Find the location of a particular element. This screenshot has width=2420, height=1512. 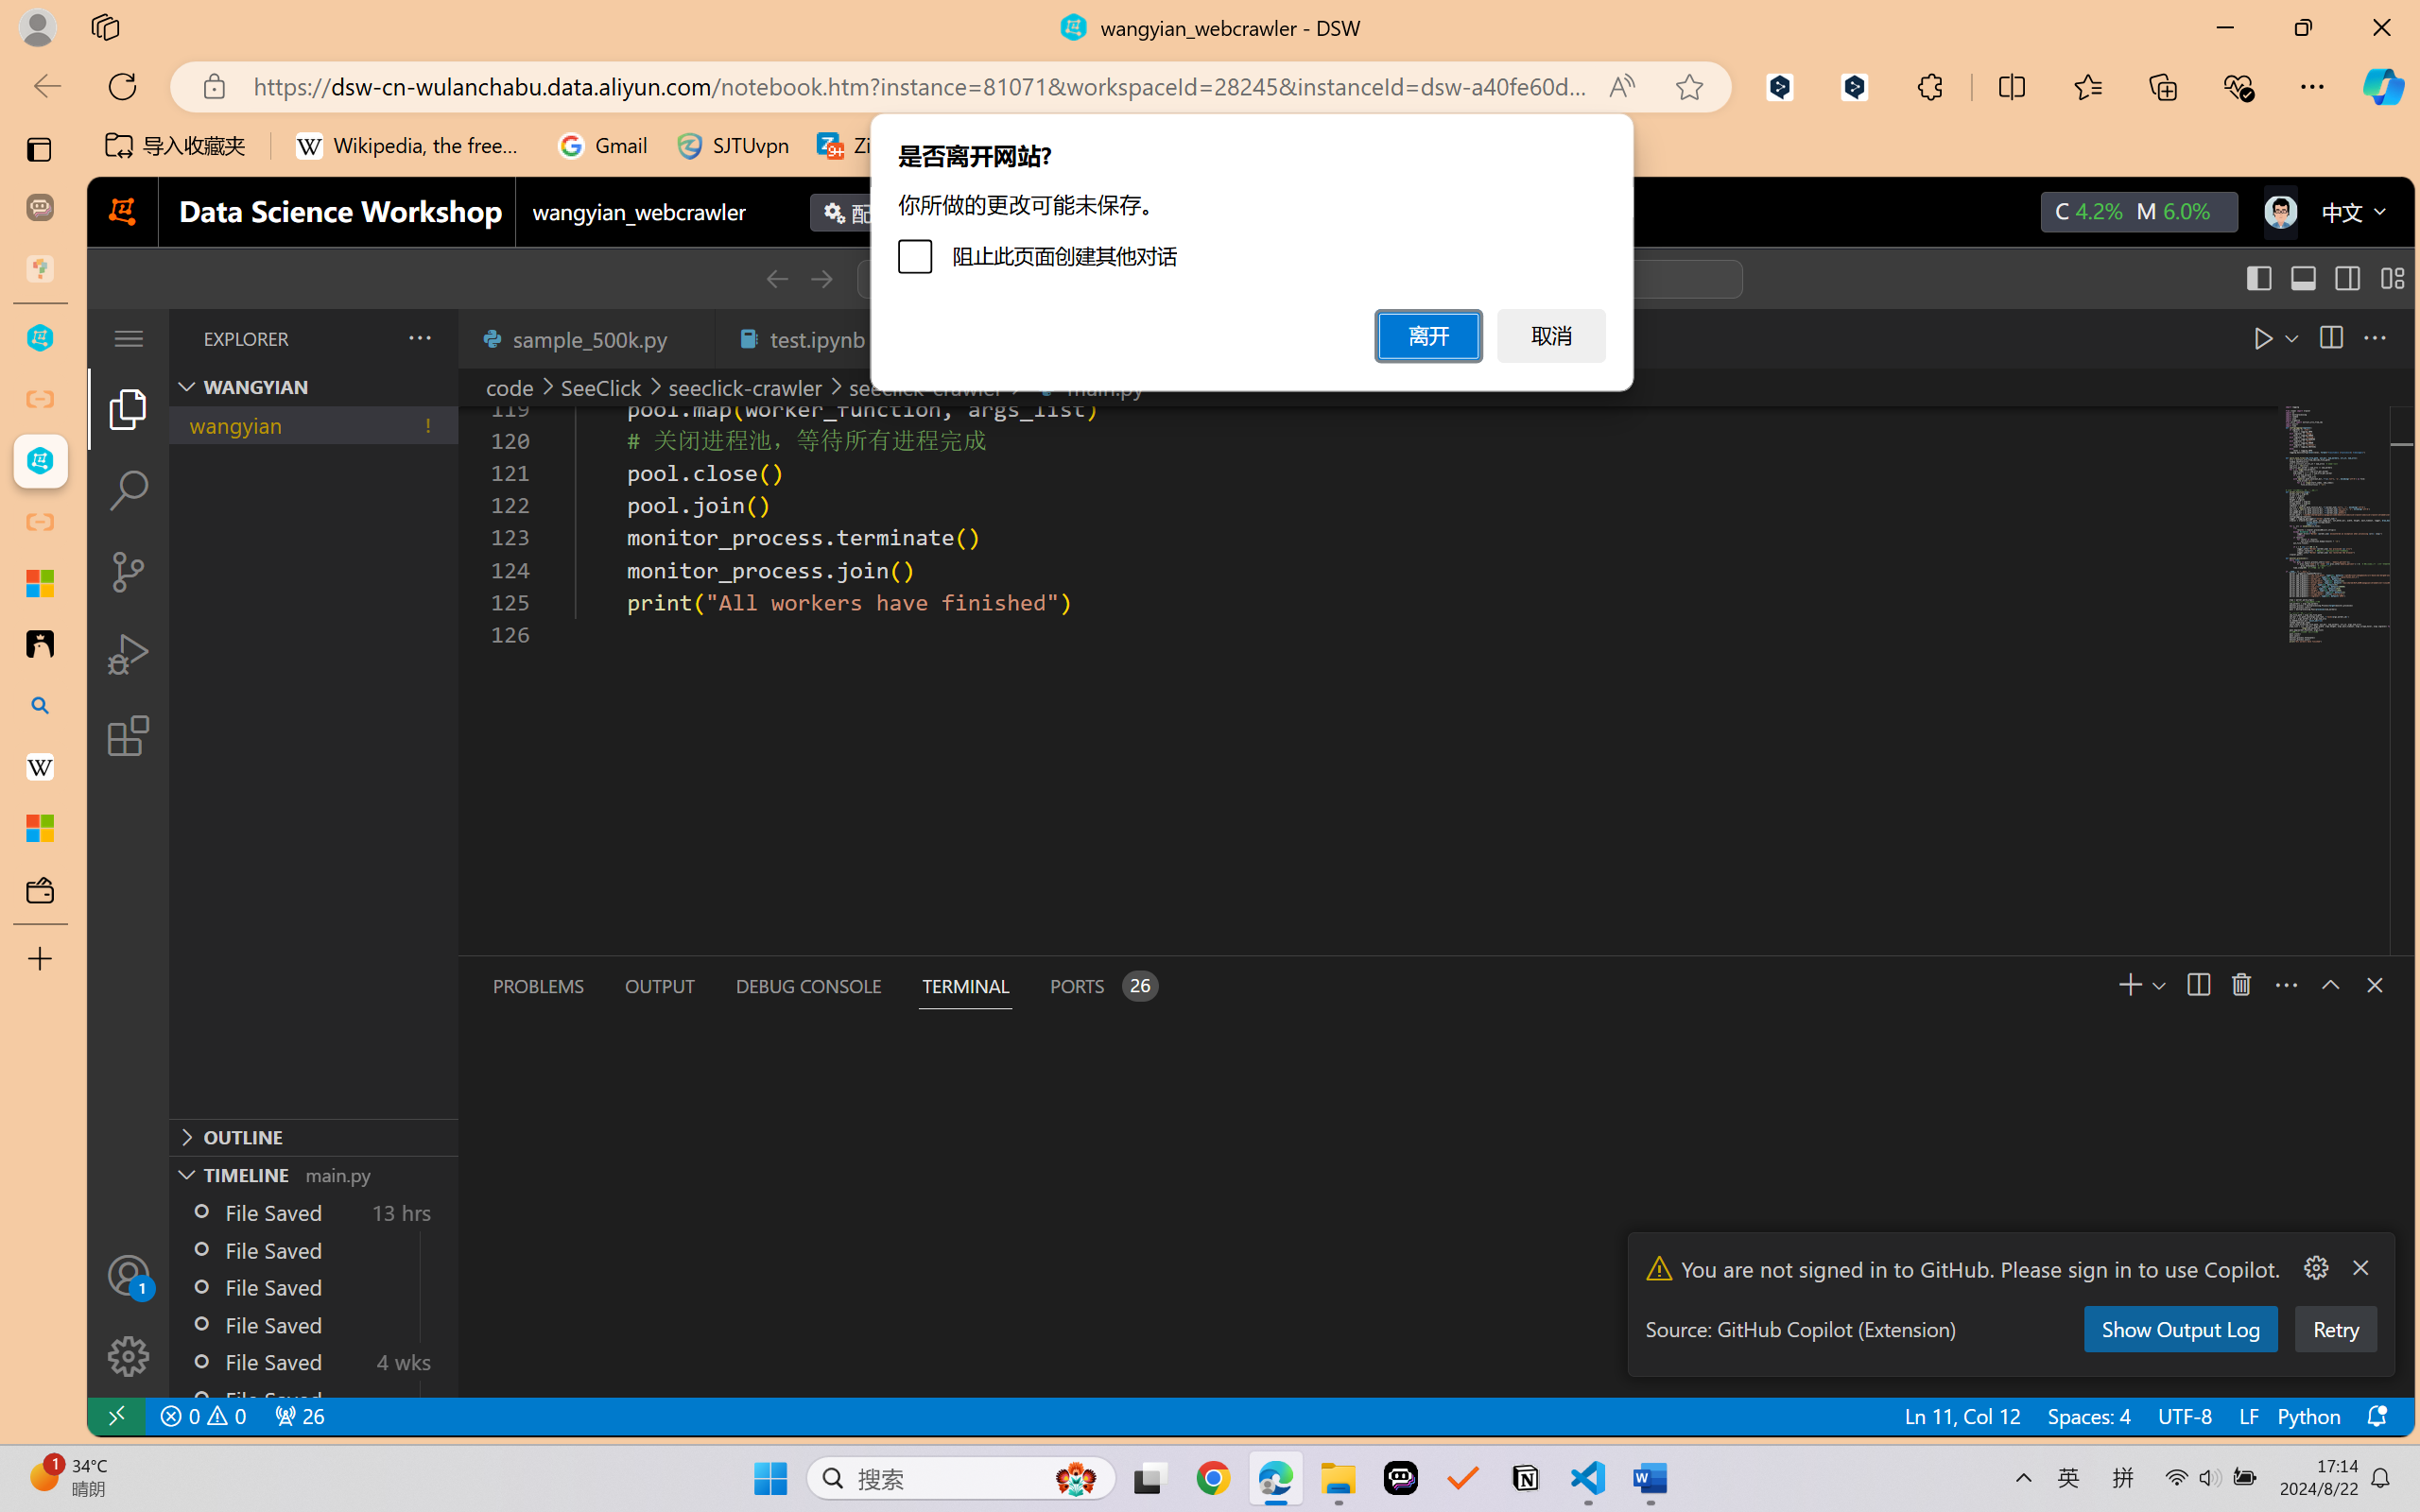

'Google Chrome' is located at coordinates (1213, 1478).